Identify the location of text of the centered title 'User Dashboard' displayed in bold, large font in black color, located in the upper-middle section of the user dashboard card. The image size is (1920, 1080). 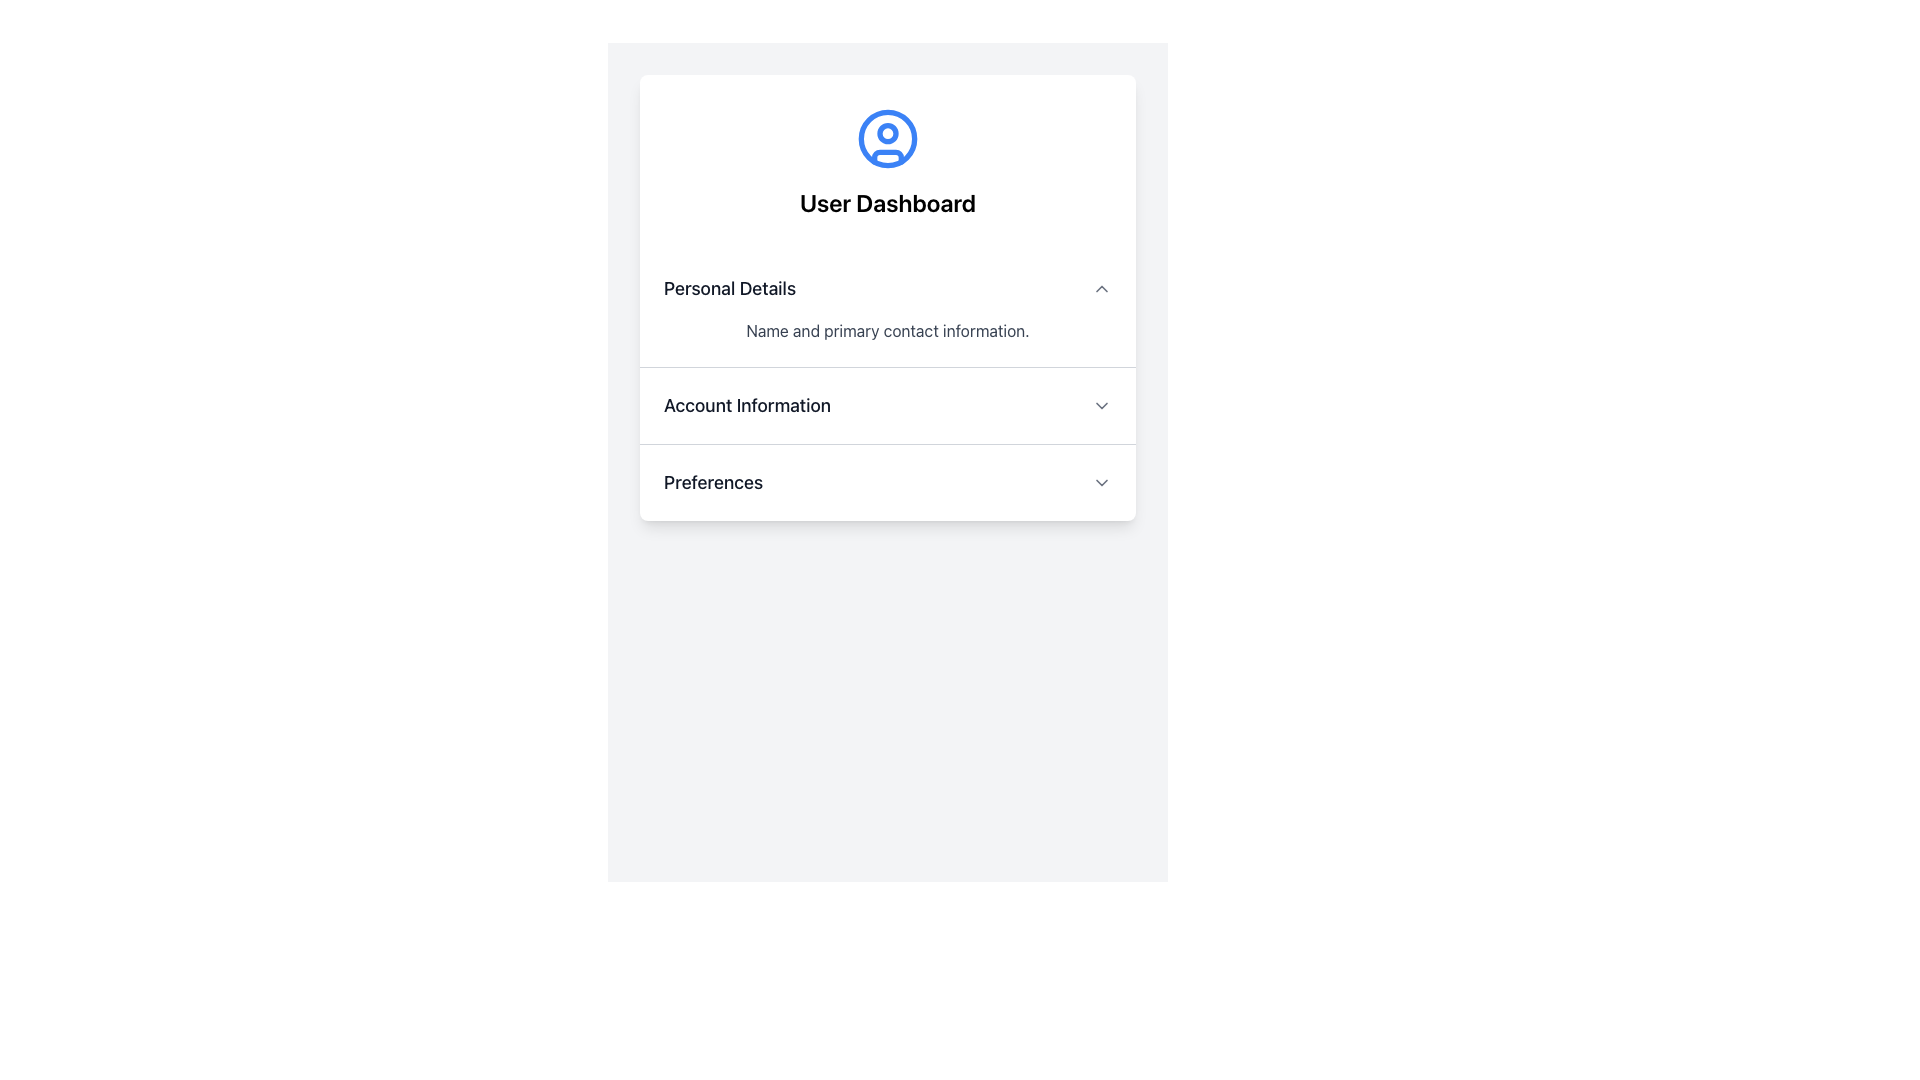
(887, 203).